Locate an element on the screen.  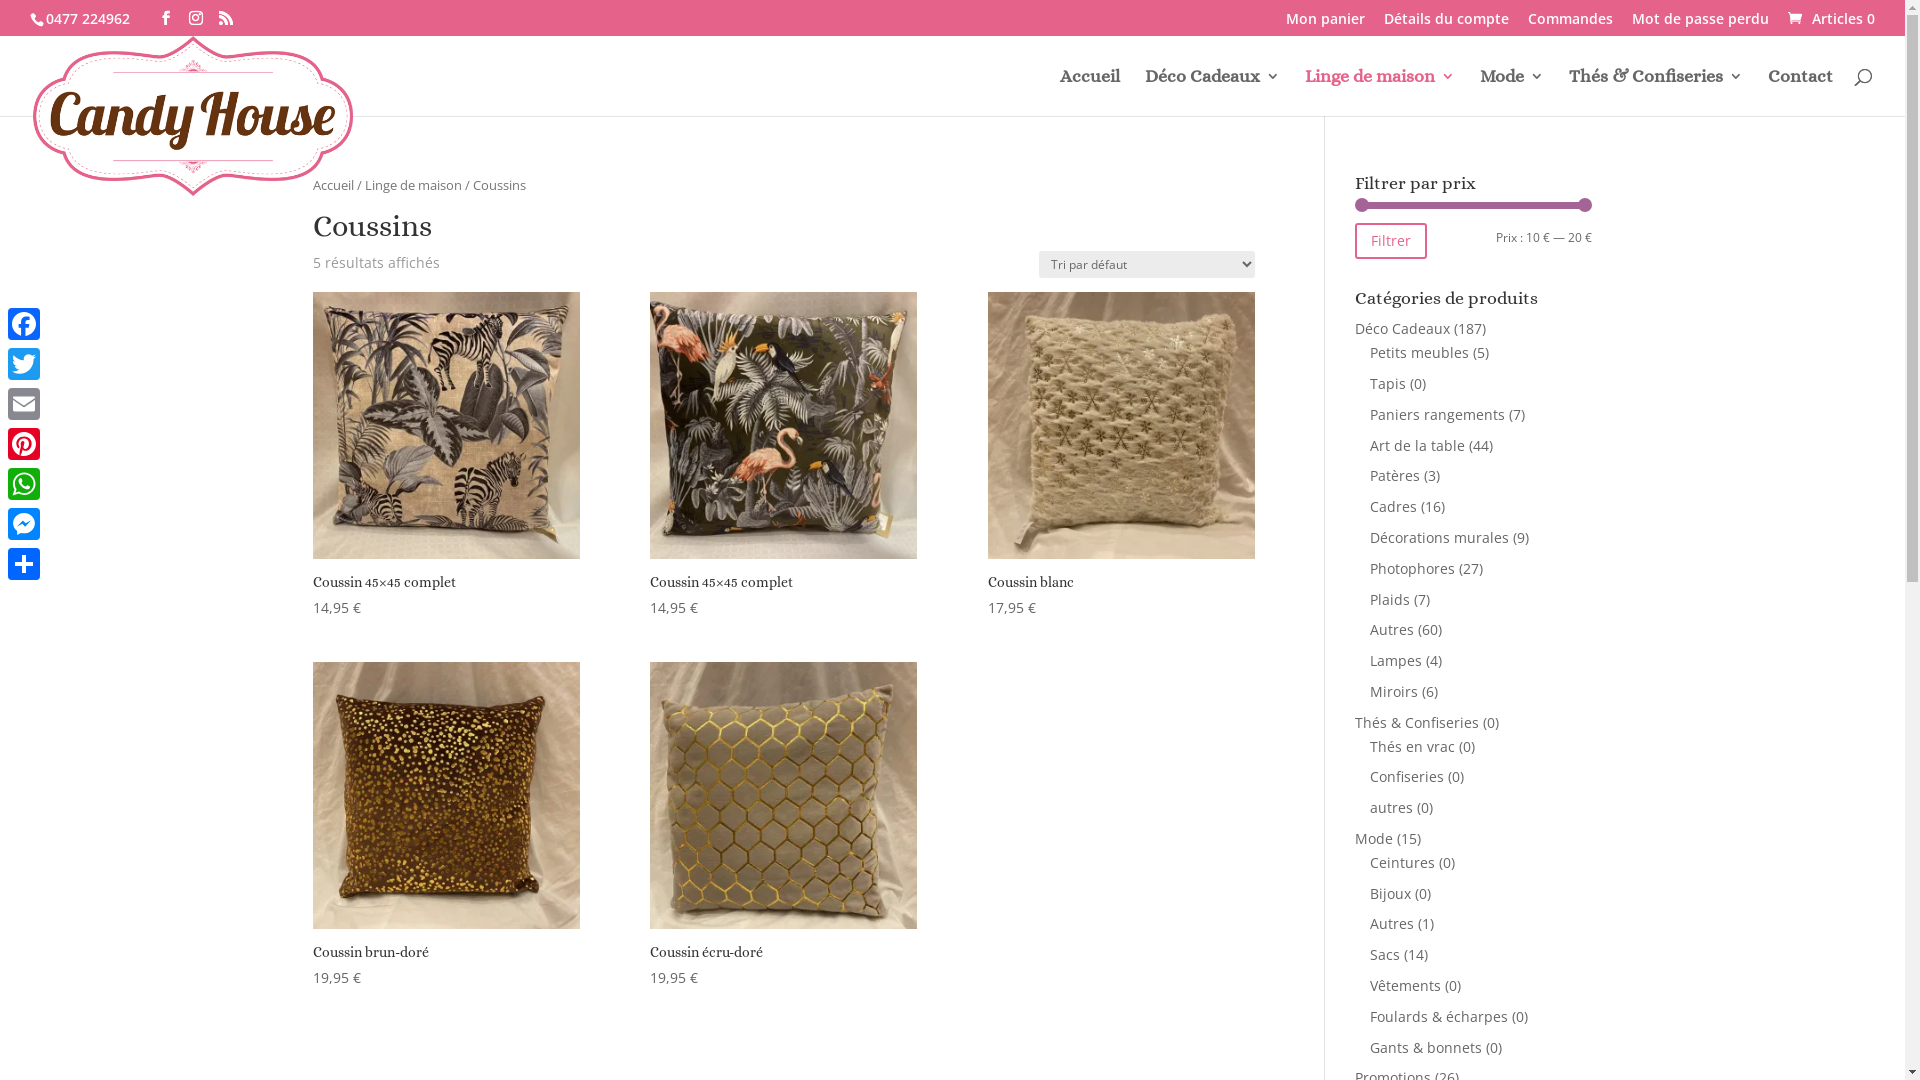
'Cadres' is located at coordinates (1368, 505).